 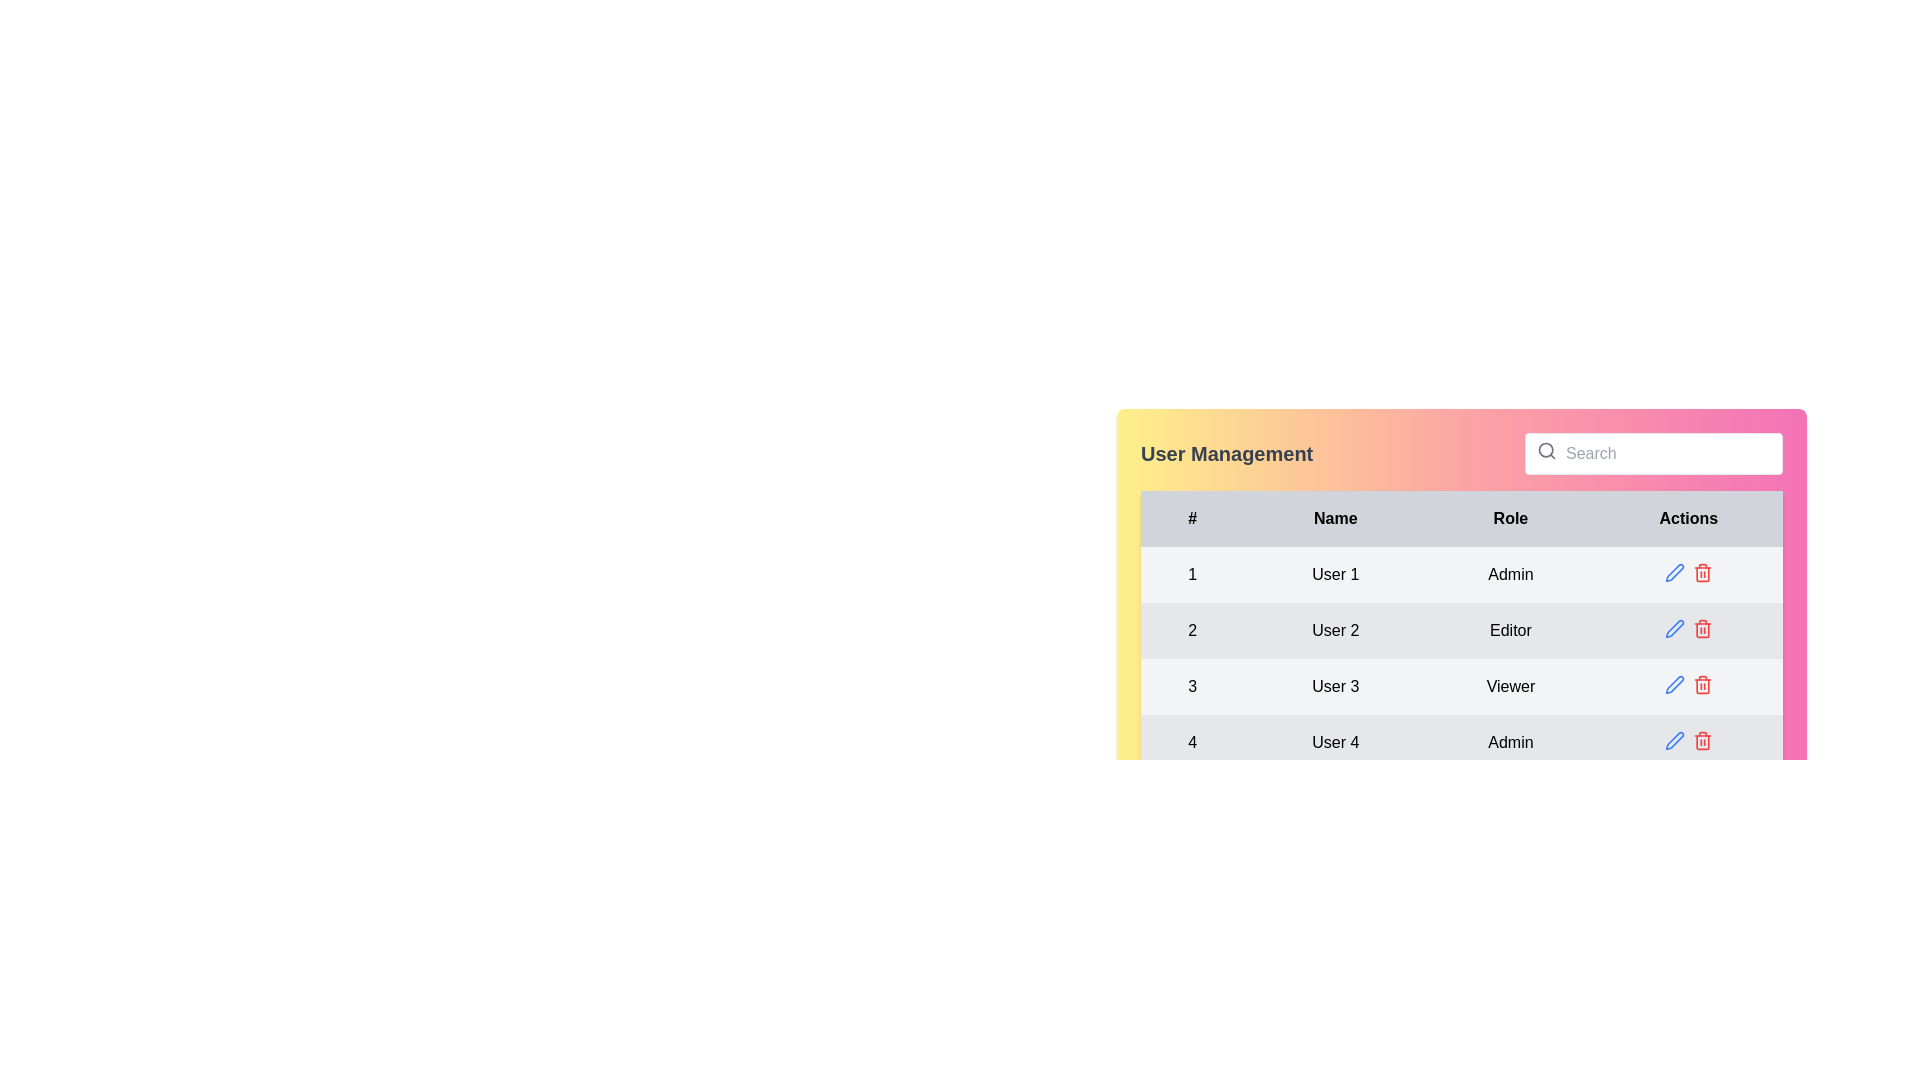 I want to click on the 'Viewer' text label, which is located in the third row under the 'Role' column of the user management table, on a light gray background, so click(x=1510, y=685).